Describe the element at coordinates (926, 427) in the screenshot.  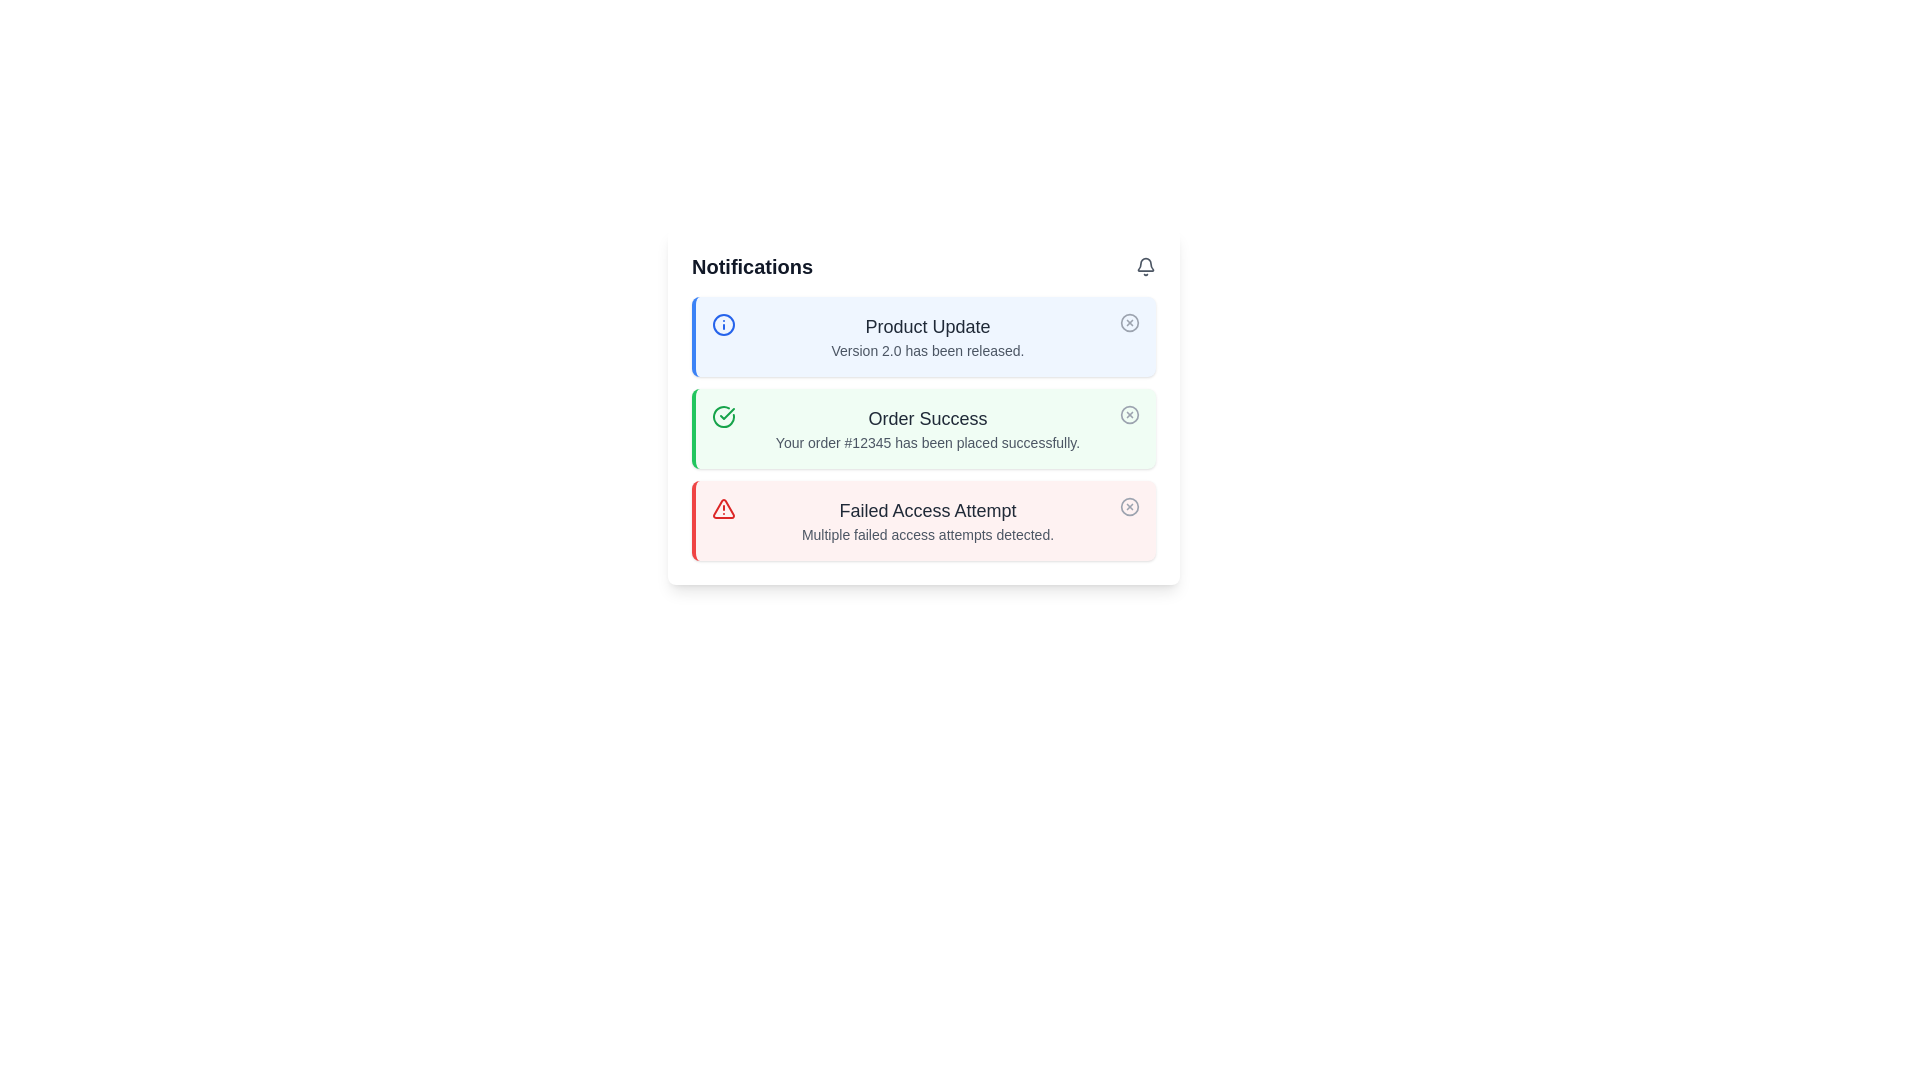
I see `text-based notification component that confirms a successful order placement, located below the 'Product Update' notification and above the 'Failed Access Attempt' notification` at that location.